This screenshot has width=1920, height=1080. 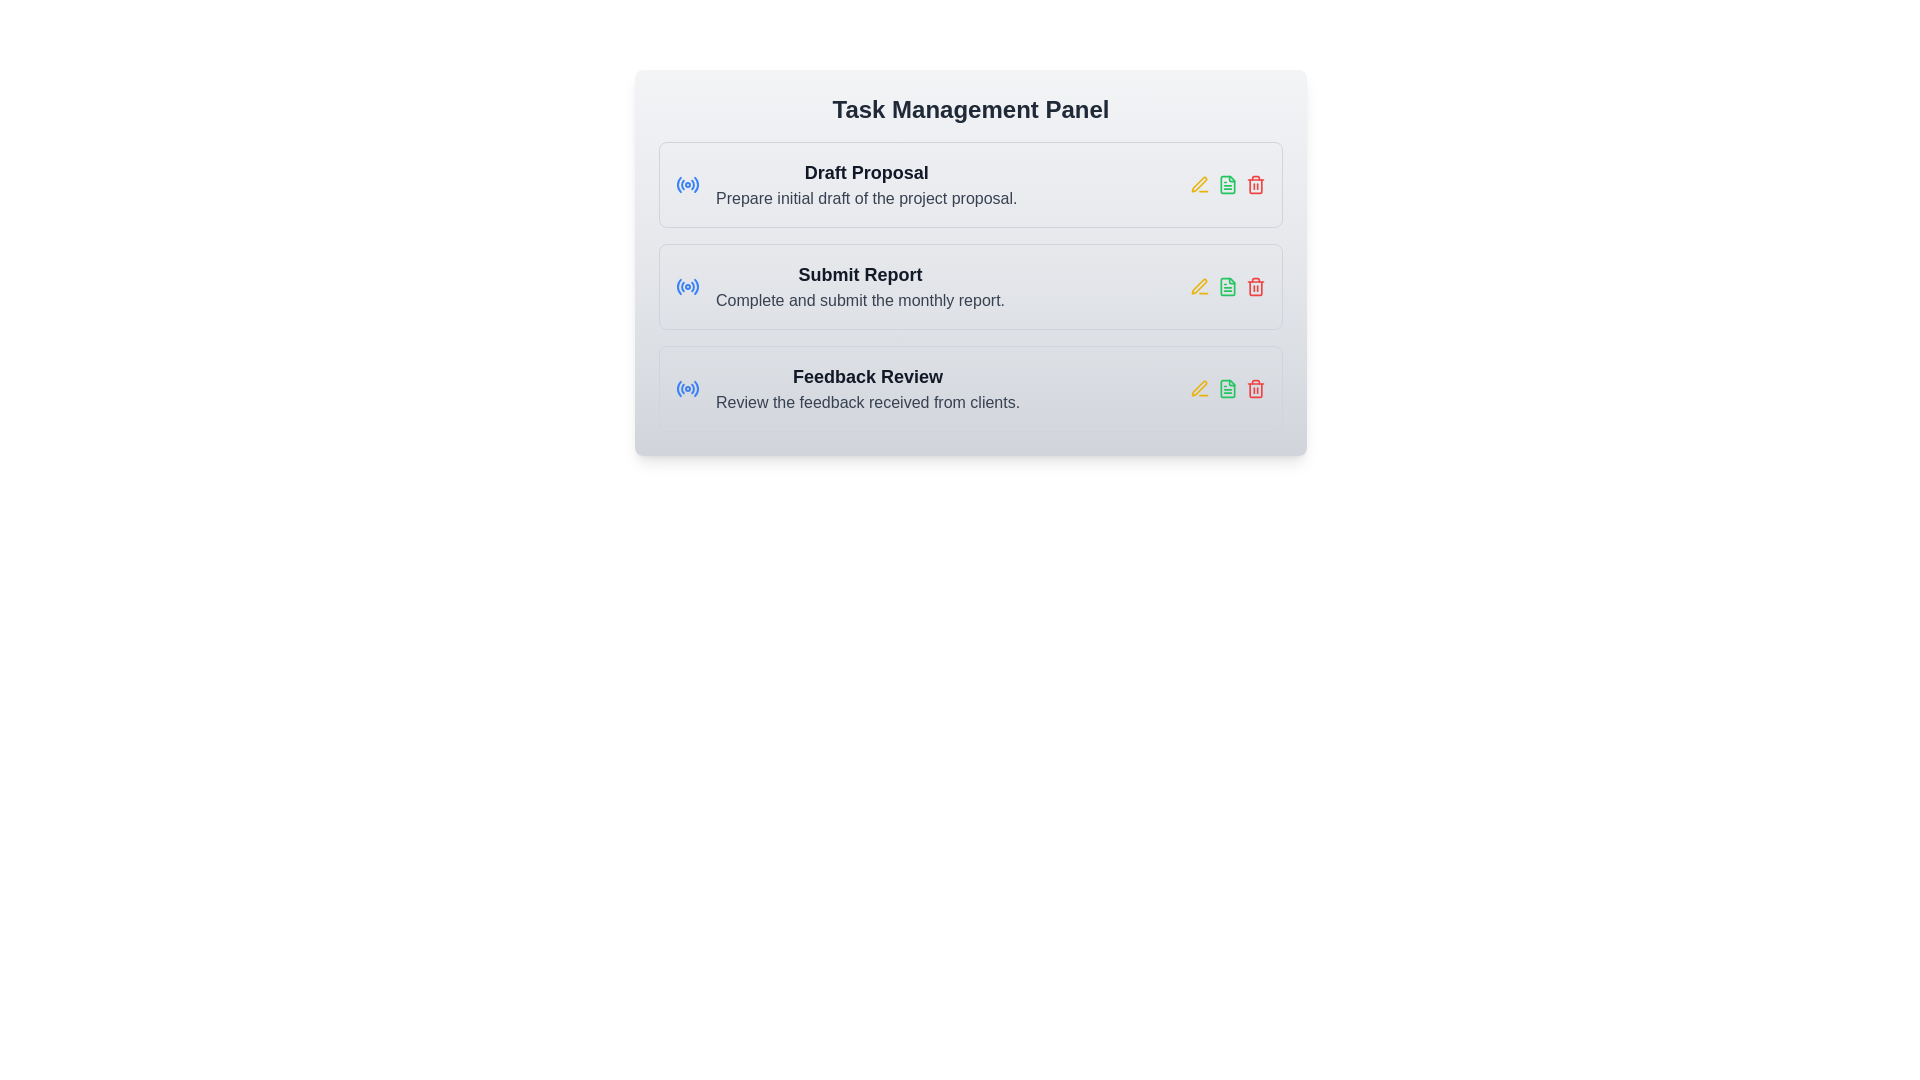 I want to click on the edit icon located in the task management panel next to the 'Draft Proposal' task, so click(x=1199, y=388).